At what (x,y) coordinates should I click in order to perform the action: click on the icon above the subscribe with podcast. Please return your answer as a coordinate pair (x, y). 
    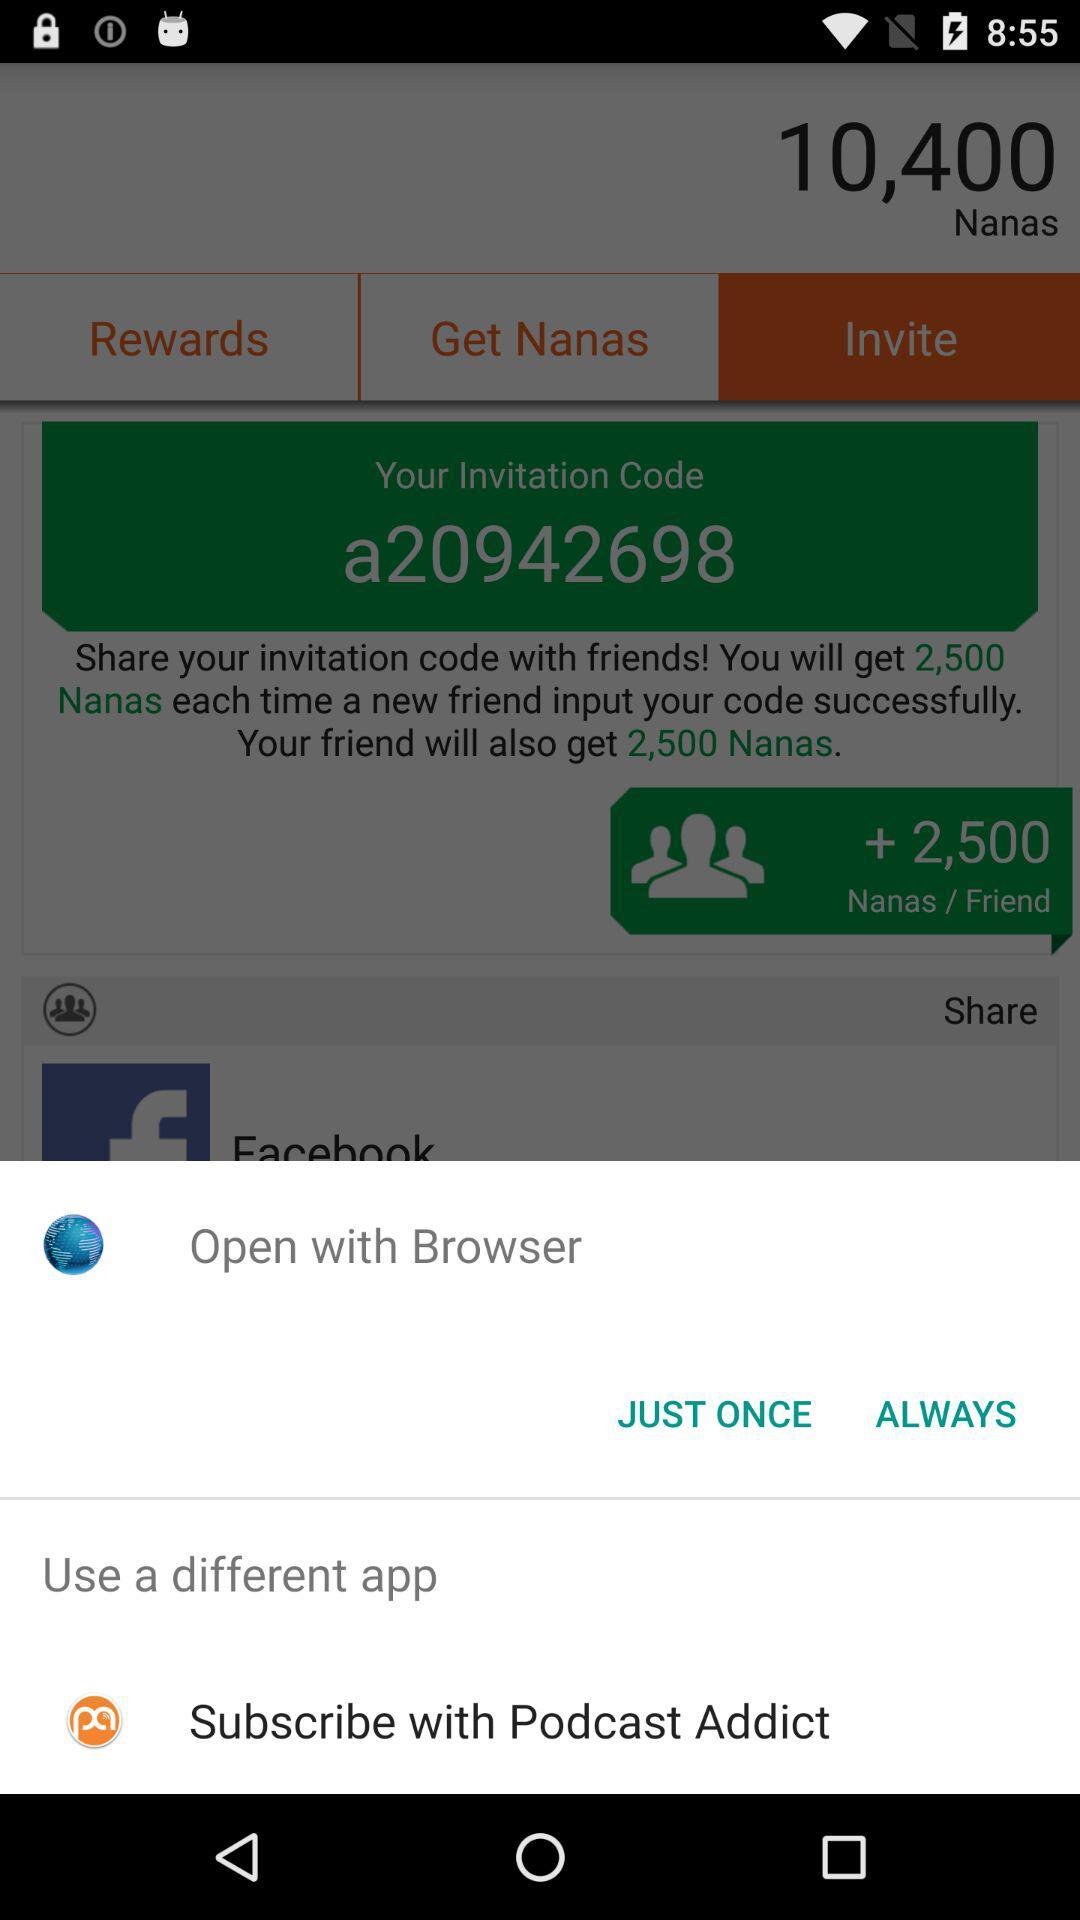
    Looking at the image, I should click on (540, 1572).